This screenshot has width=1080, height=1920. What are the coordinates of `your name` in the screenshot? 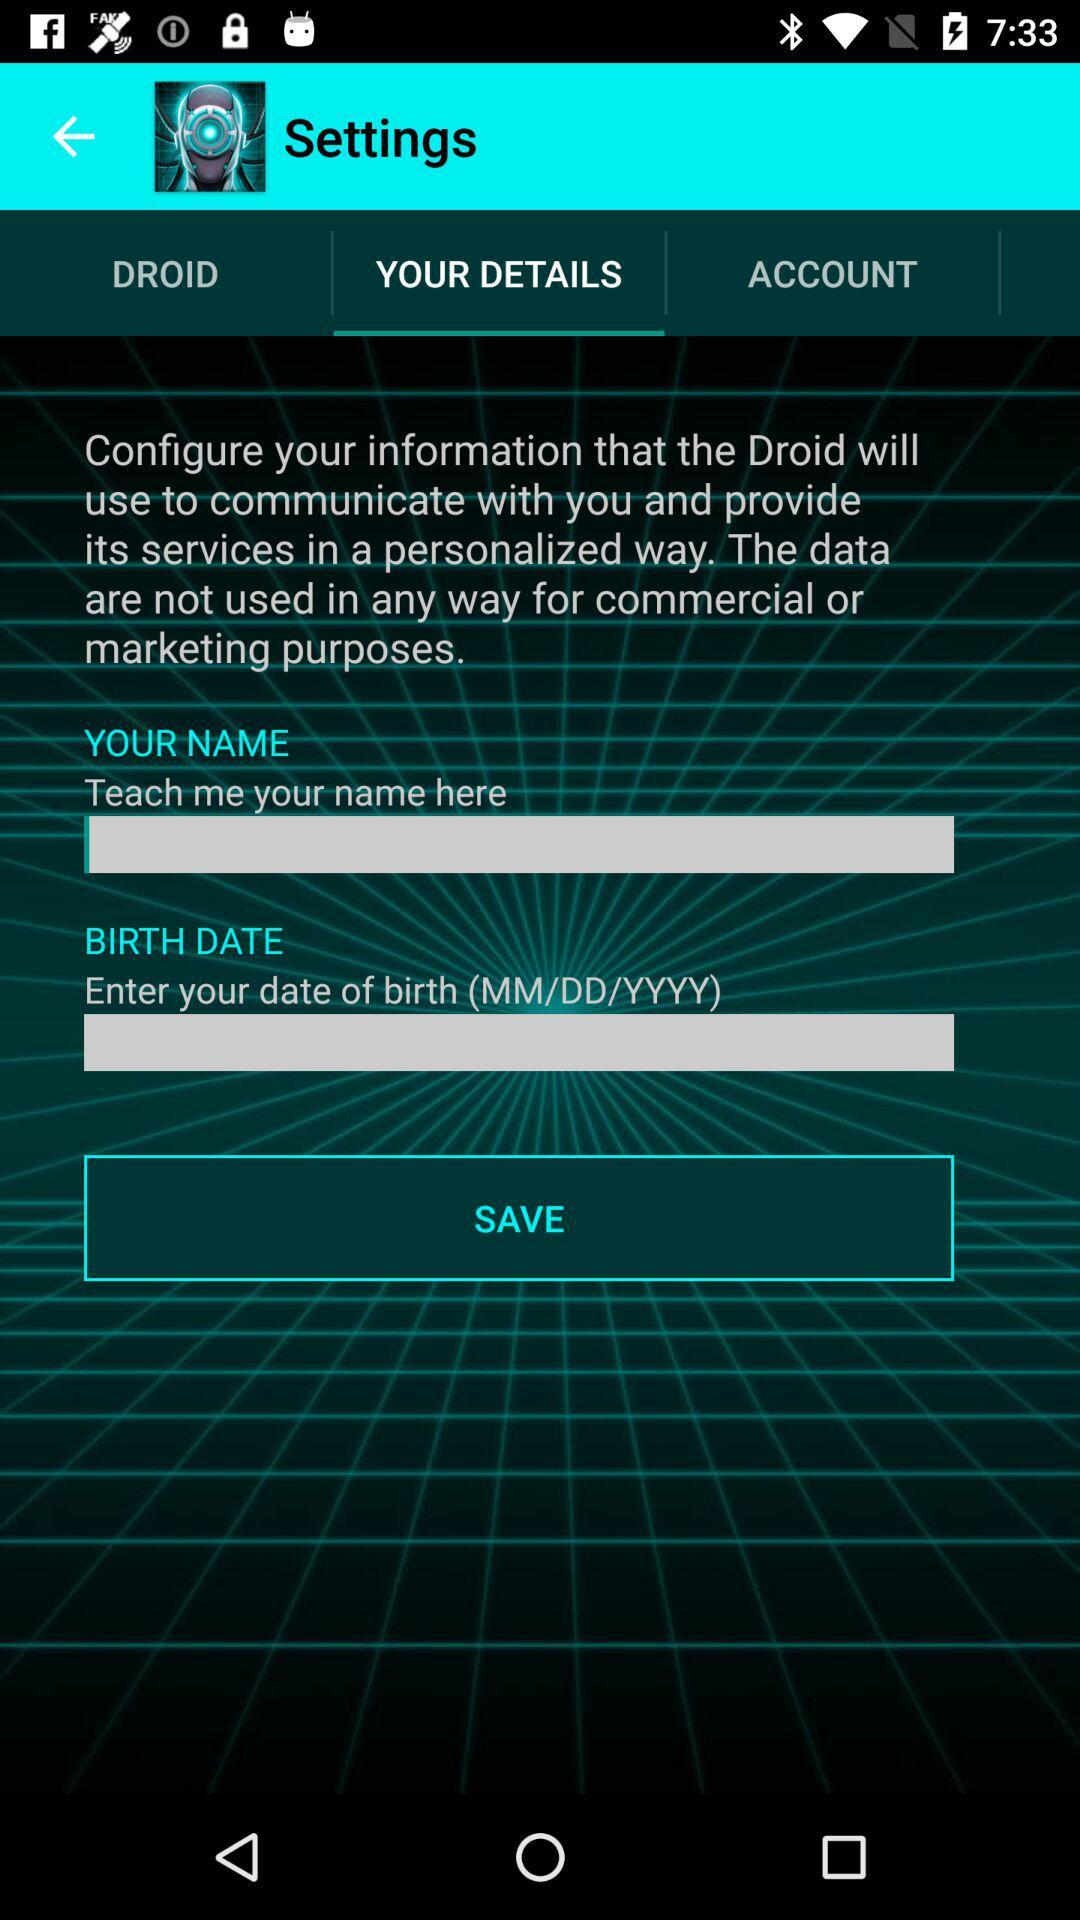 It's located at (518, 844).